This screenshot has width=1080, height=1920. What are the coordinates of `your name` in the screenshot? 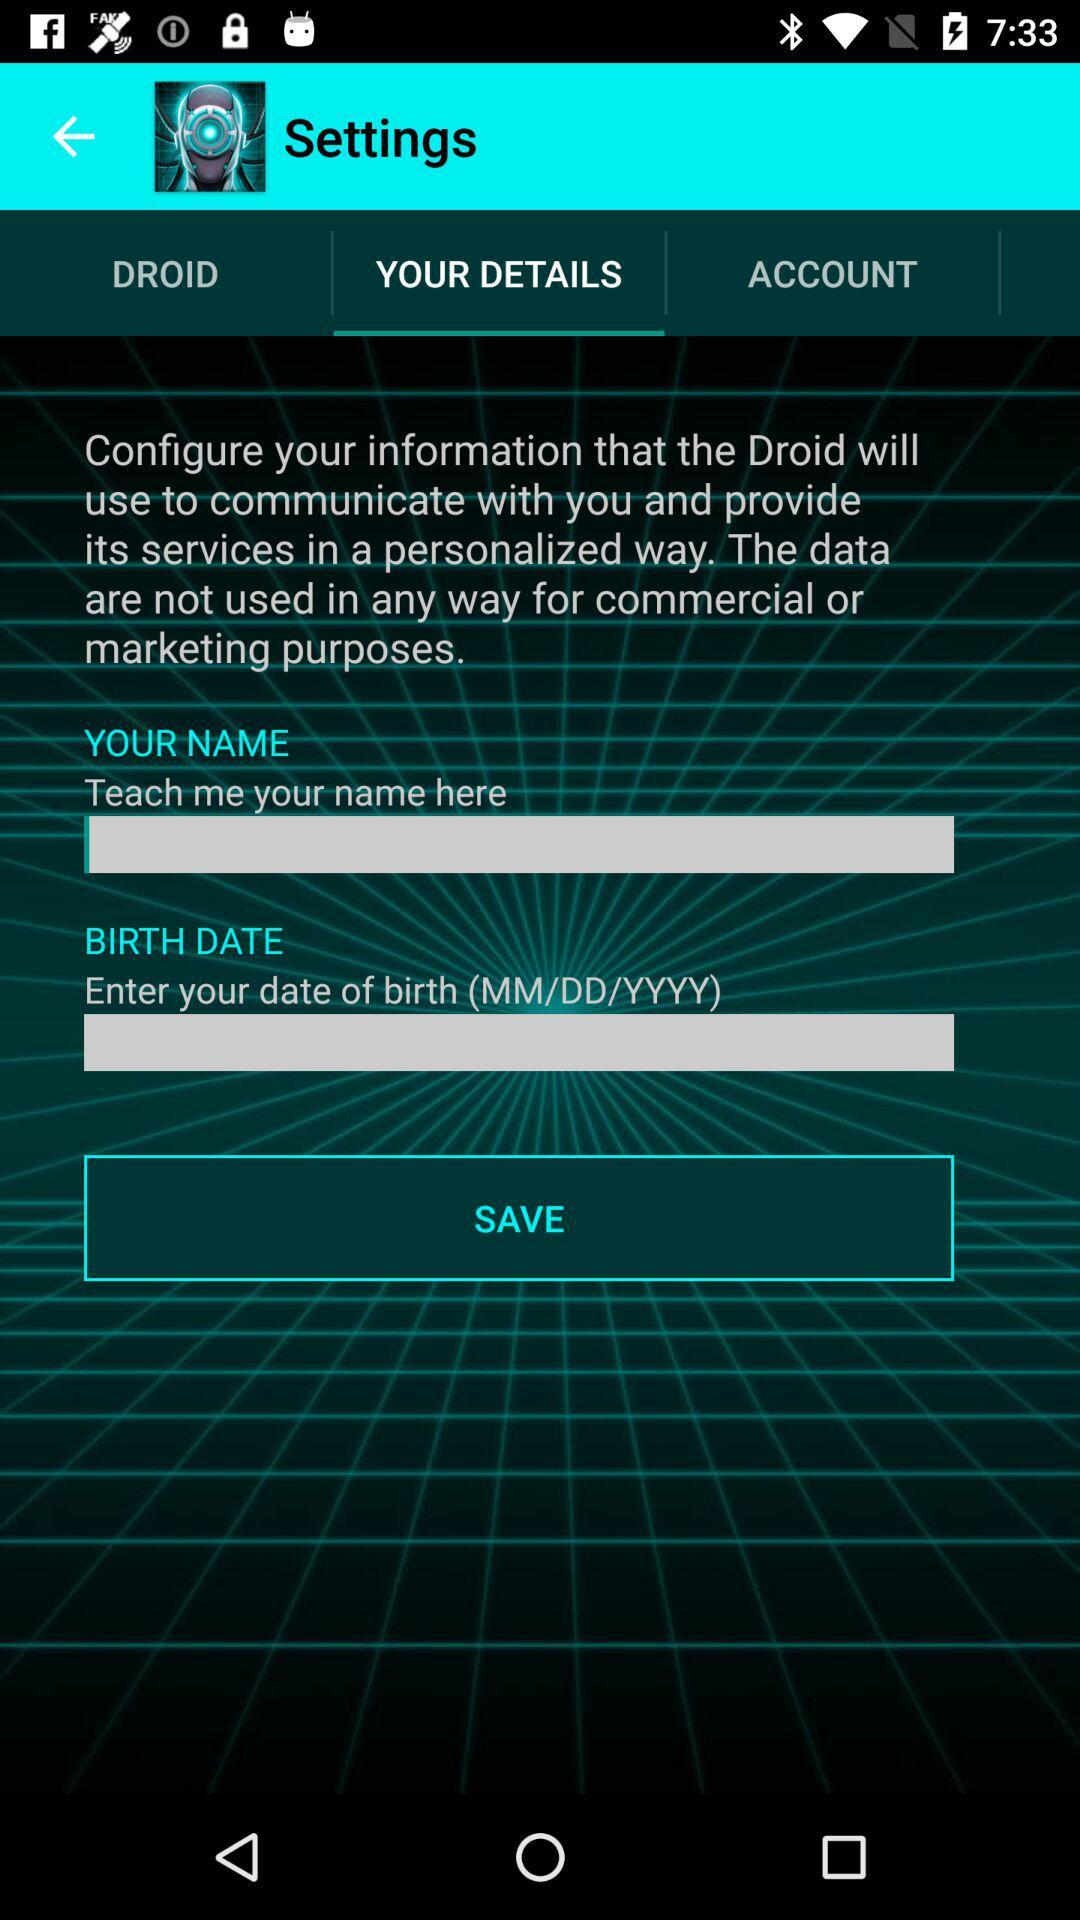 It's located at (518, 844).